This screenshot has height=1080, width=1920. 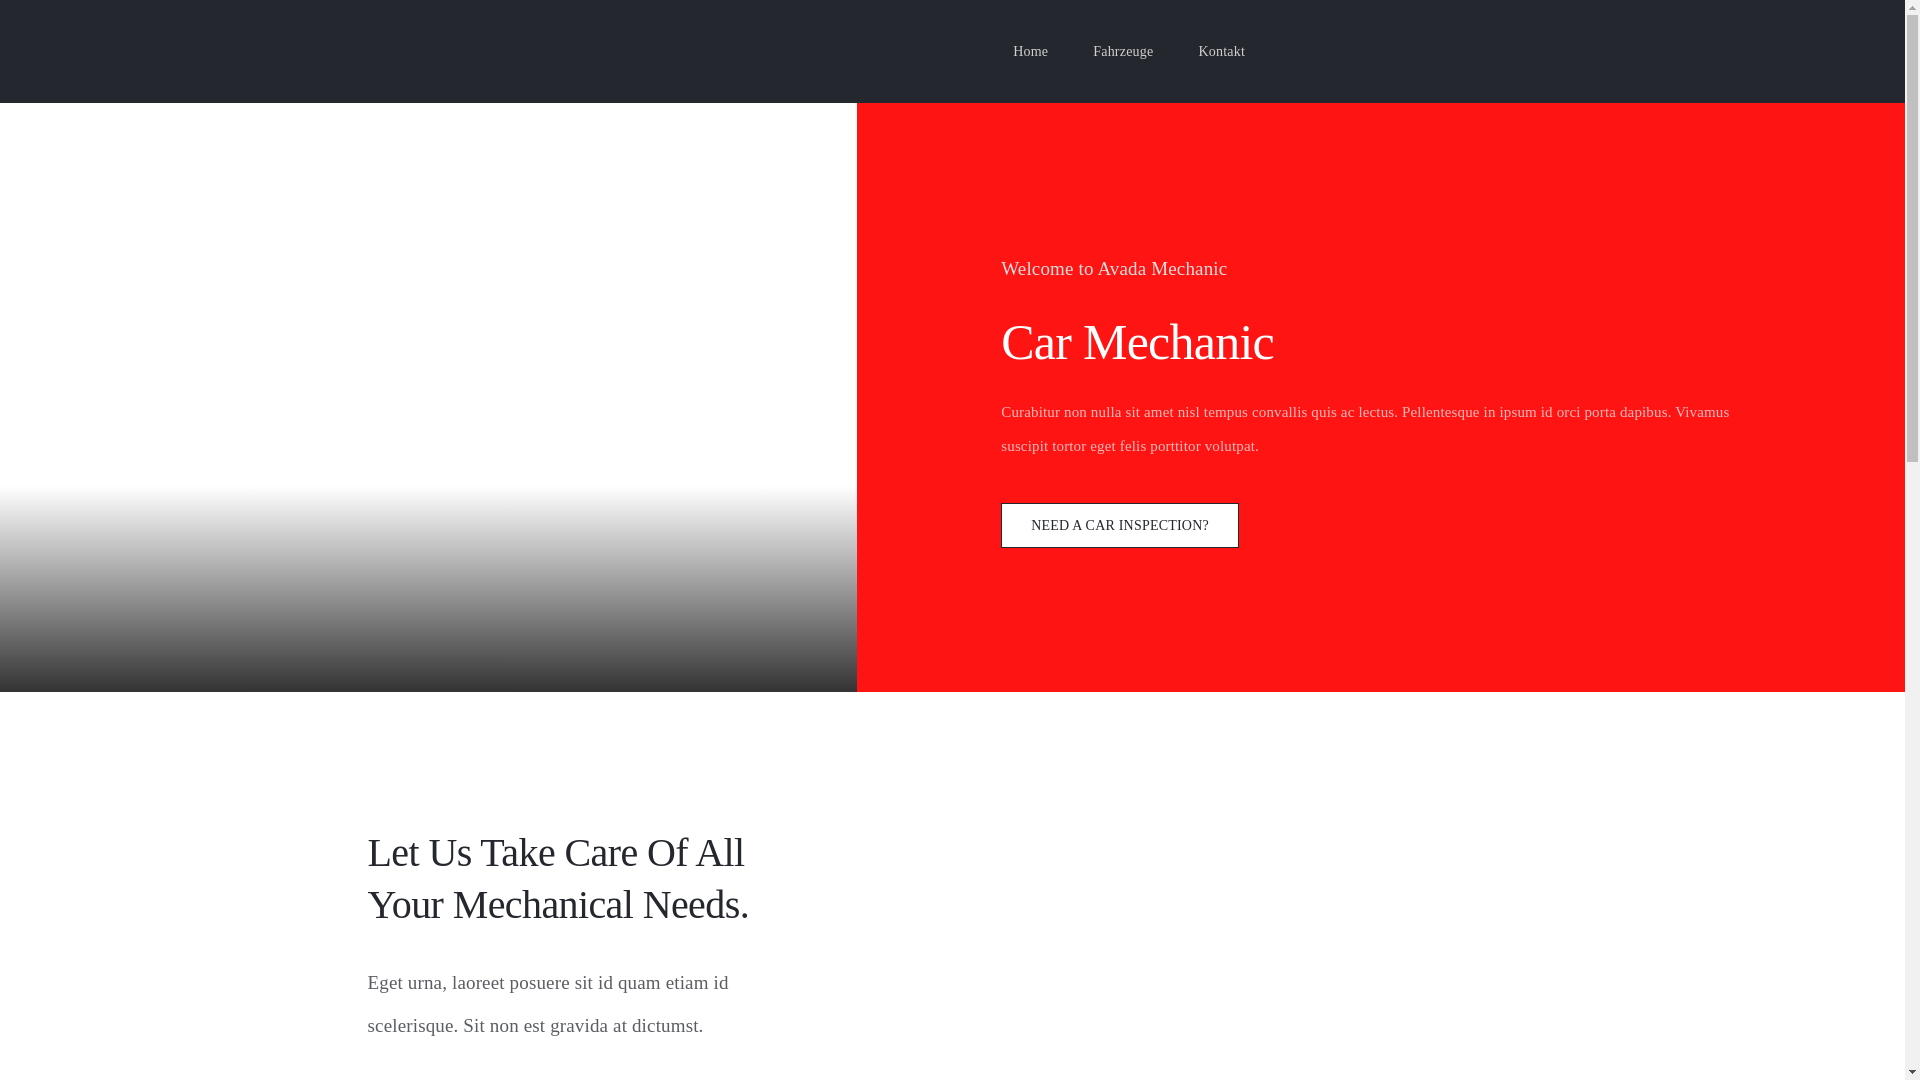 I want to click on 'Fahrzeuge', so click(x=1123, y=50).